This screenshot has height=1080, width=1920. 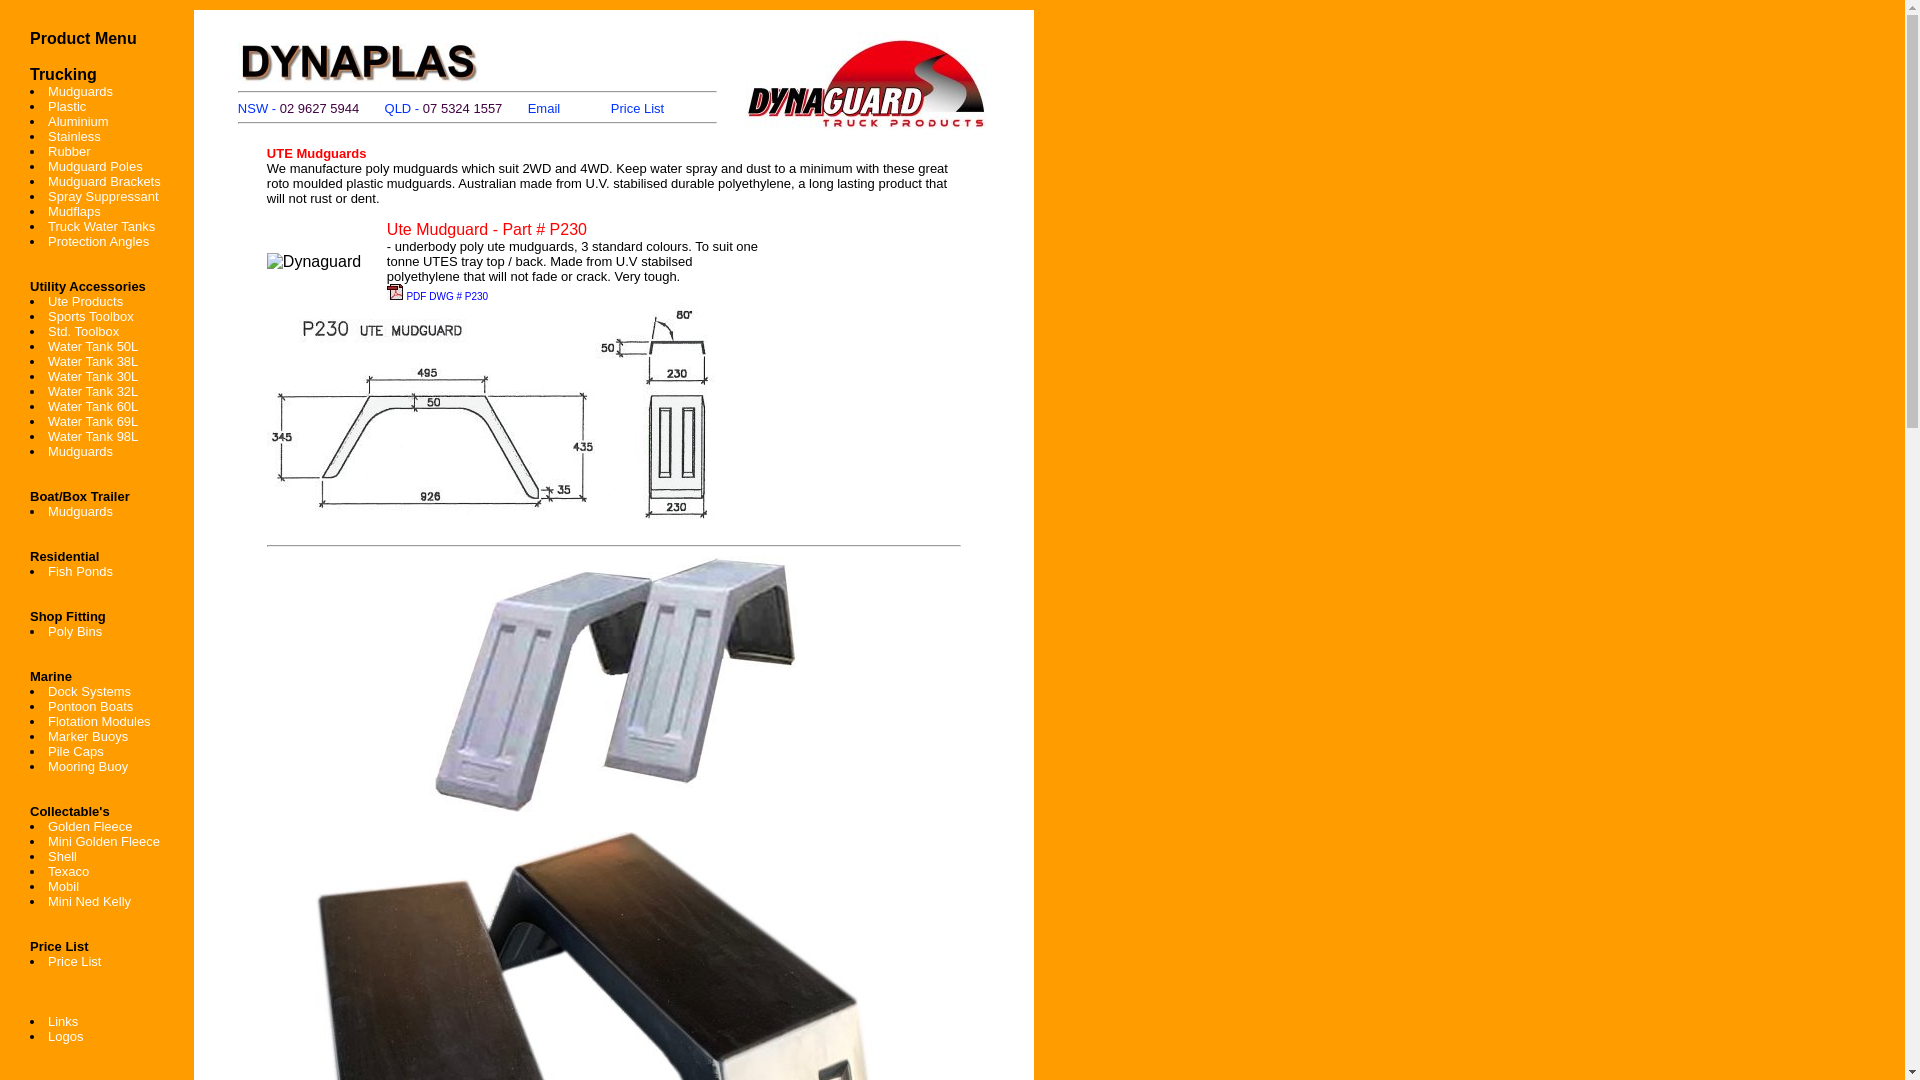 I want to click on 'Water Tank 60L', so click(x=48, y=405).